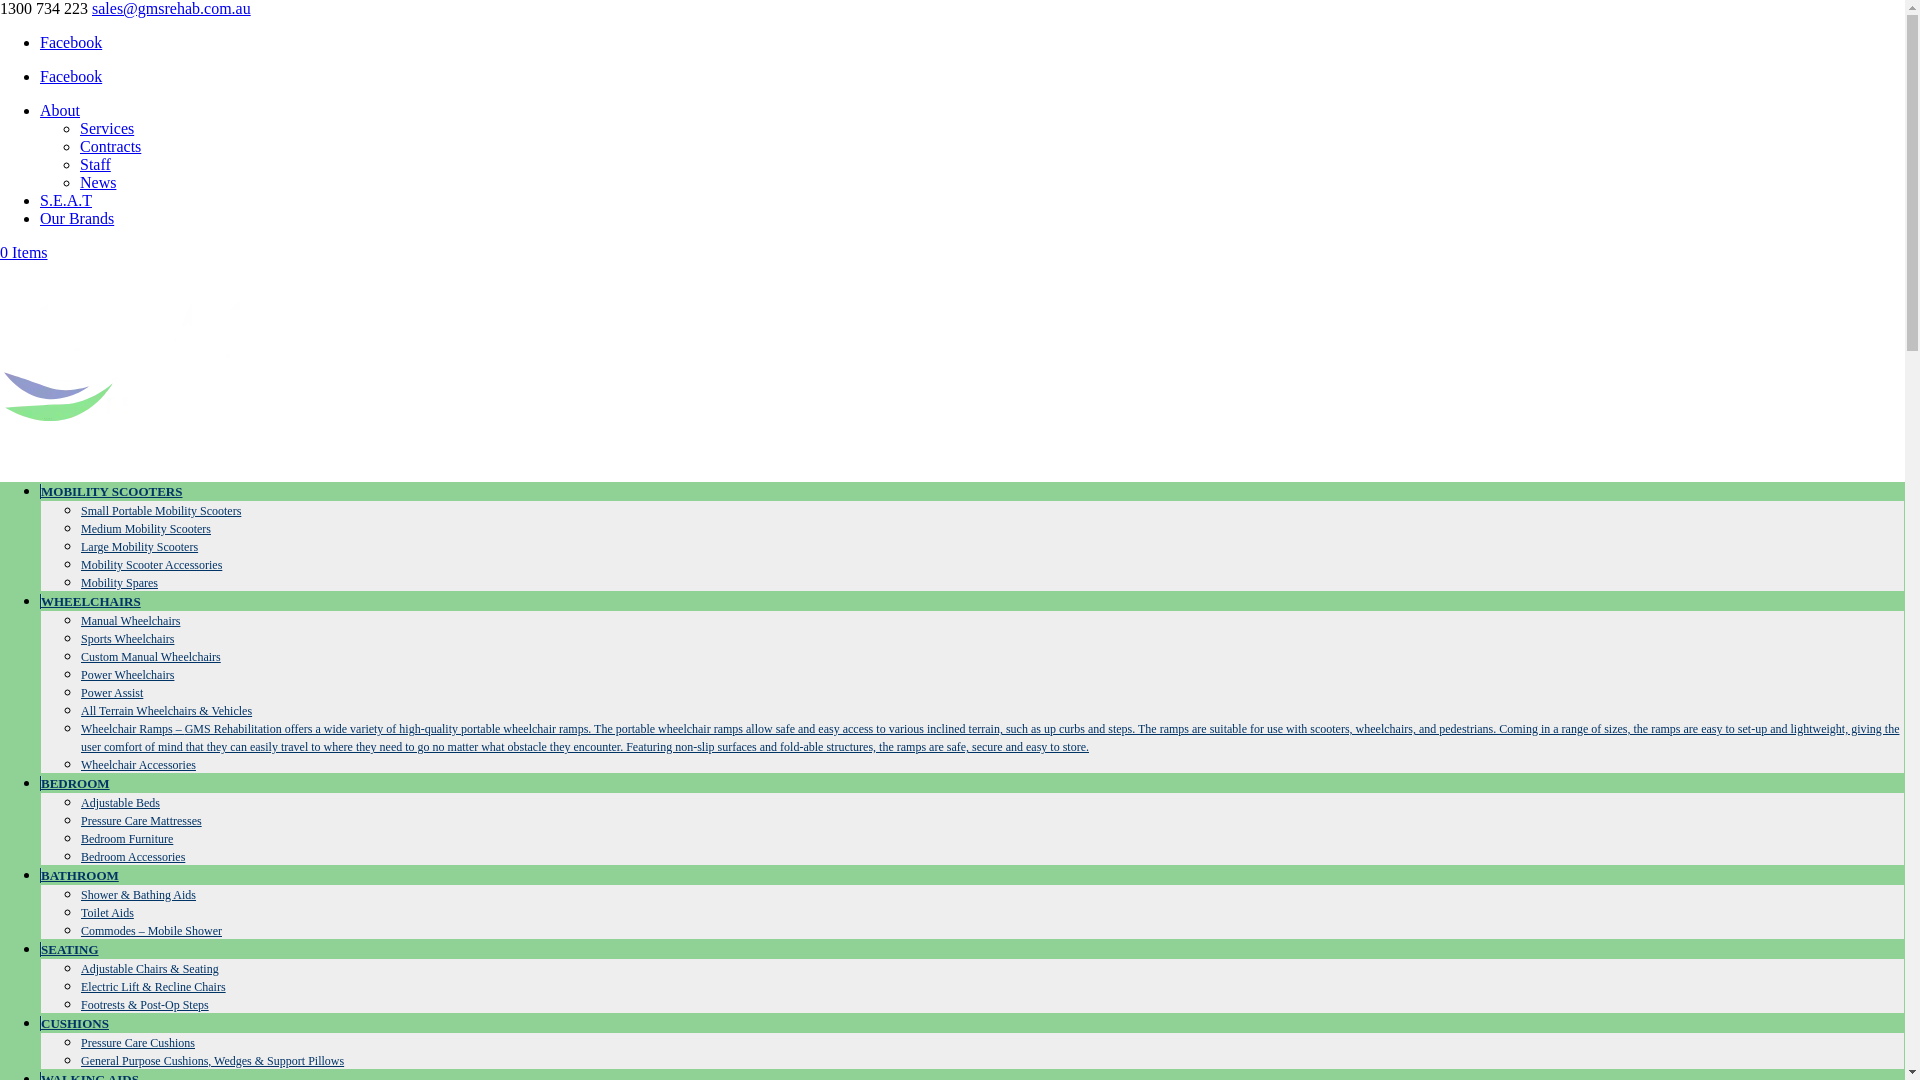  What do you see at coordinates (144, 527) in the screenshot?
I see `'Medium Mobility Scooters'` at bounding box center [144, 527].